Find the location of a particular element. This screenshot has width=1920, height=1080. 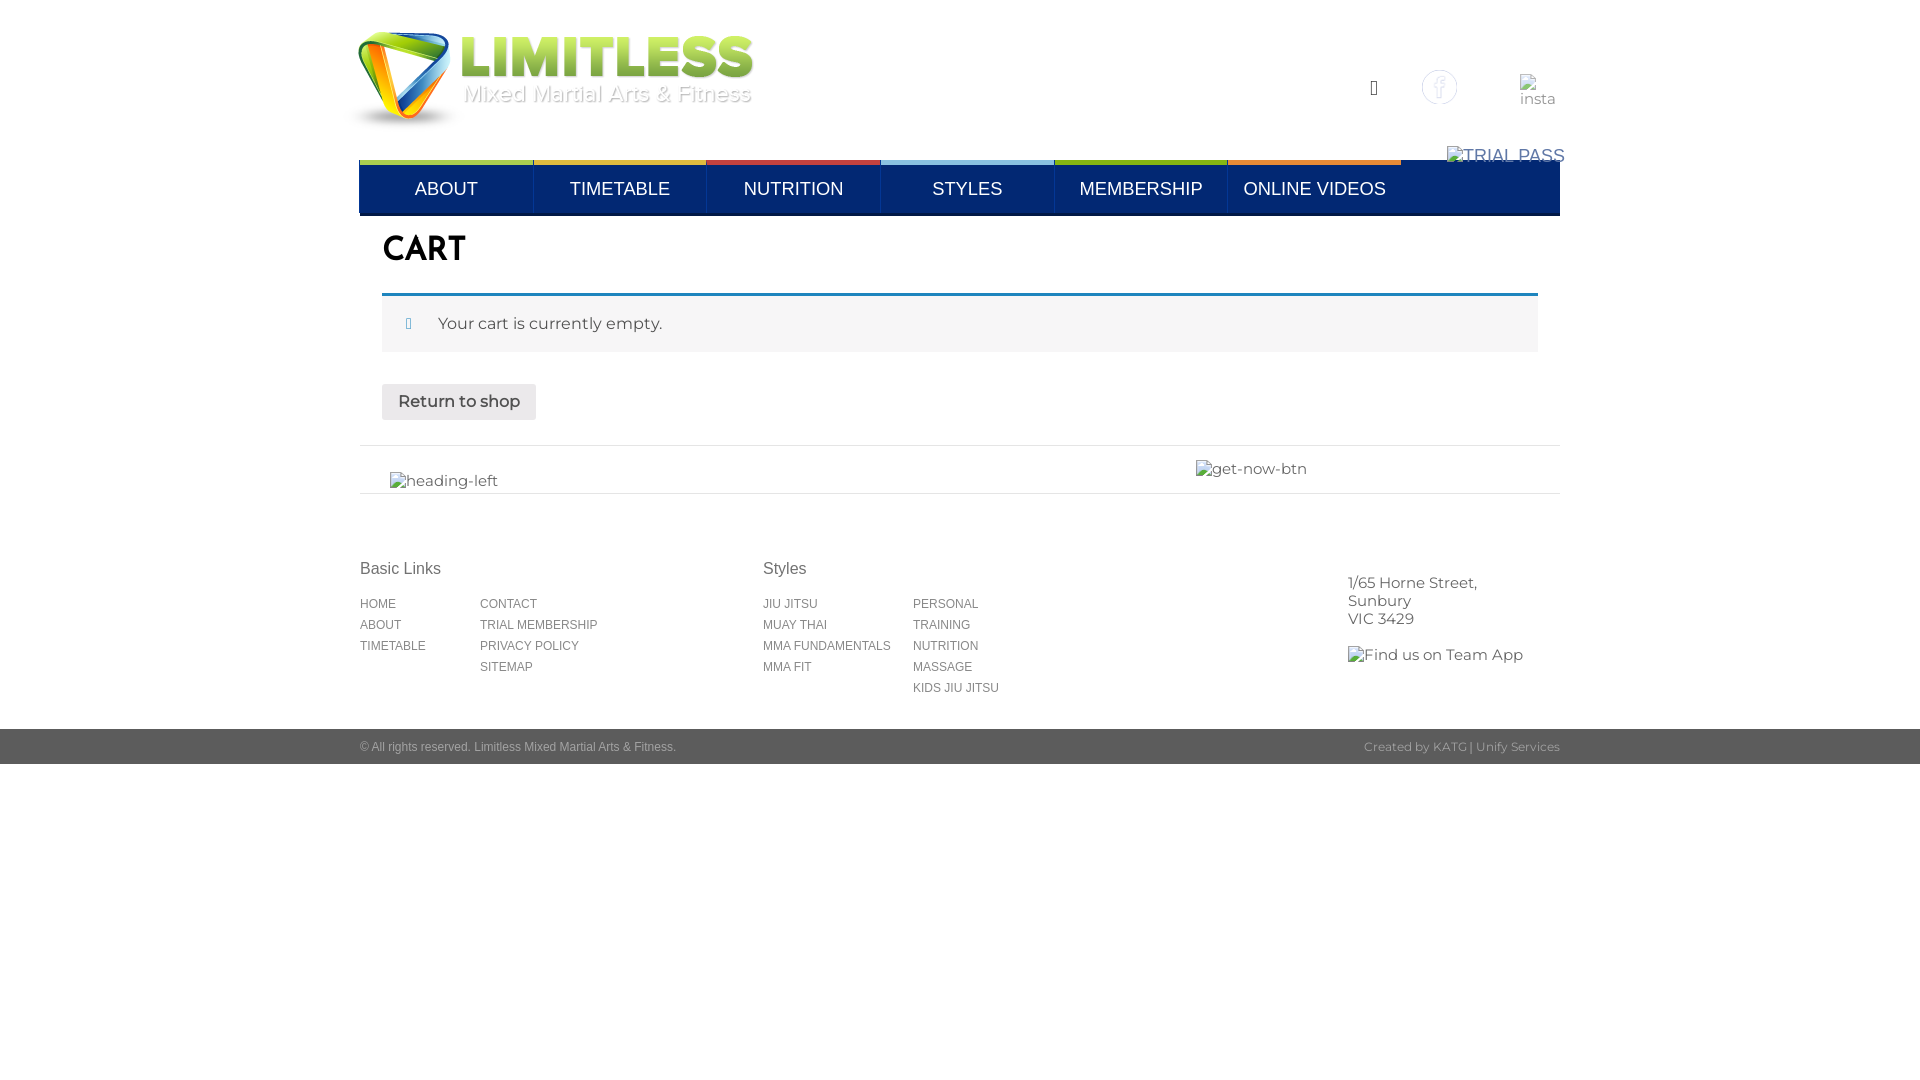

'PRIVACY POLICY' is located at coordinates (480, 645).